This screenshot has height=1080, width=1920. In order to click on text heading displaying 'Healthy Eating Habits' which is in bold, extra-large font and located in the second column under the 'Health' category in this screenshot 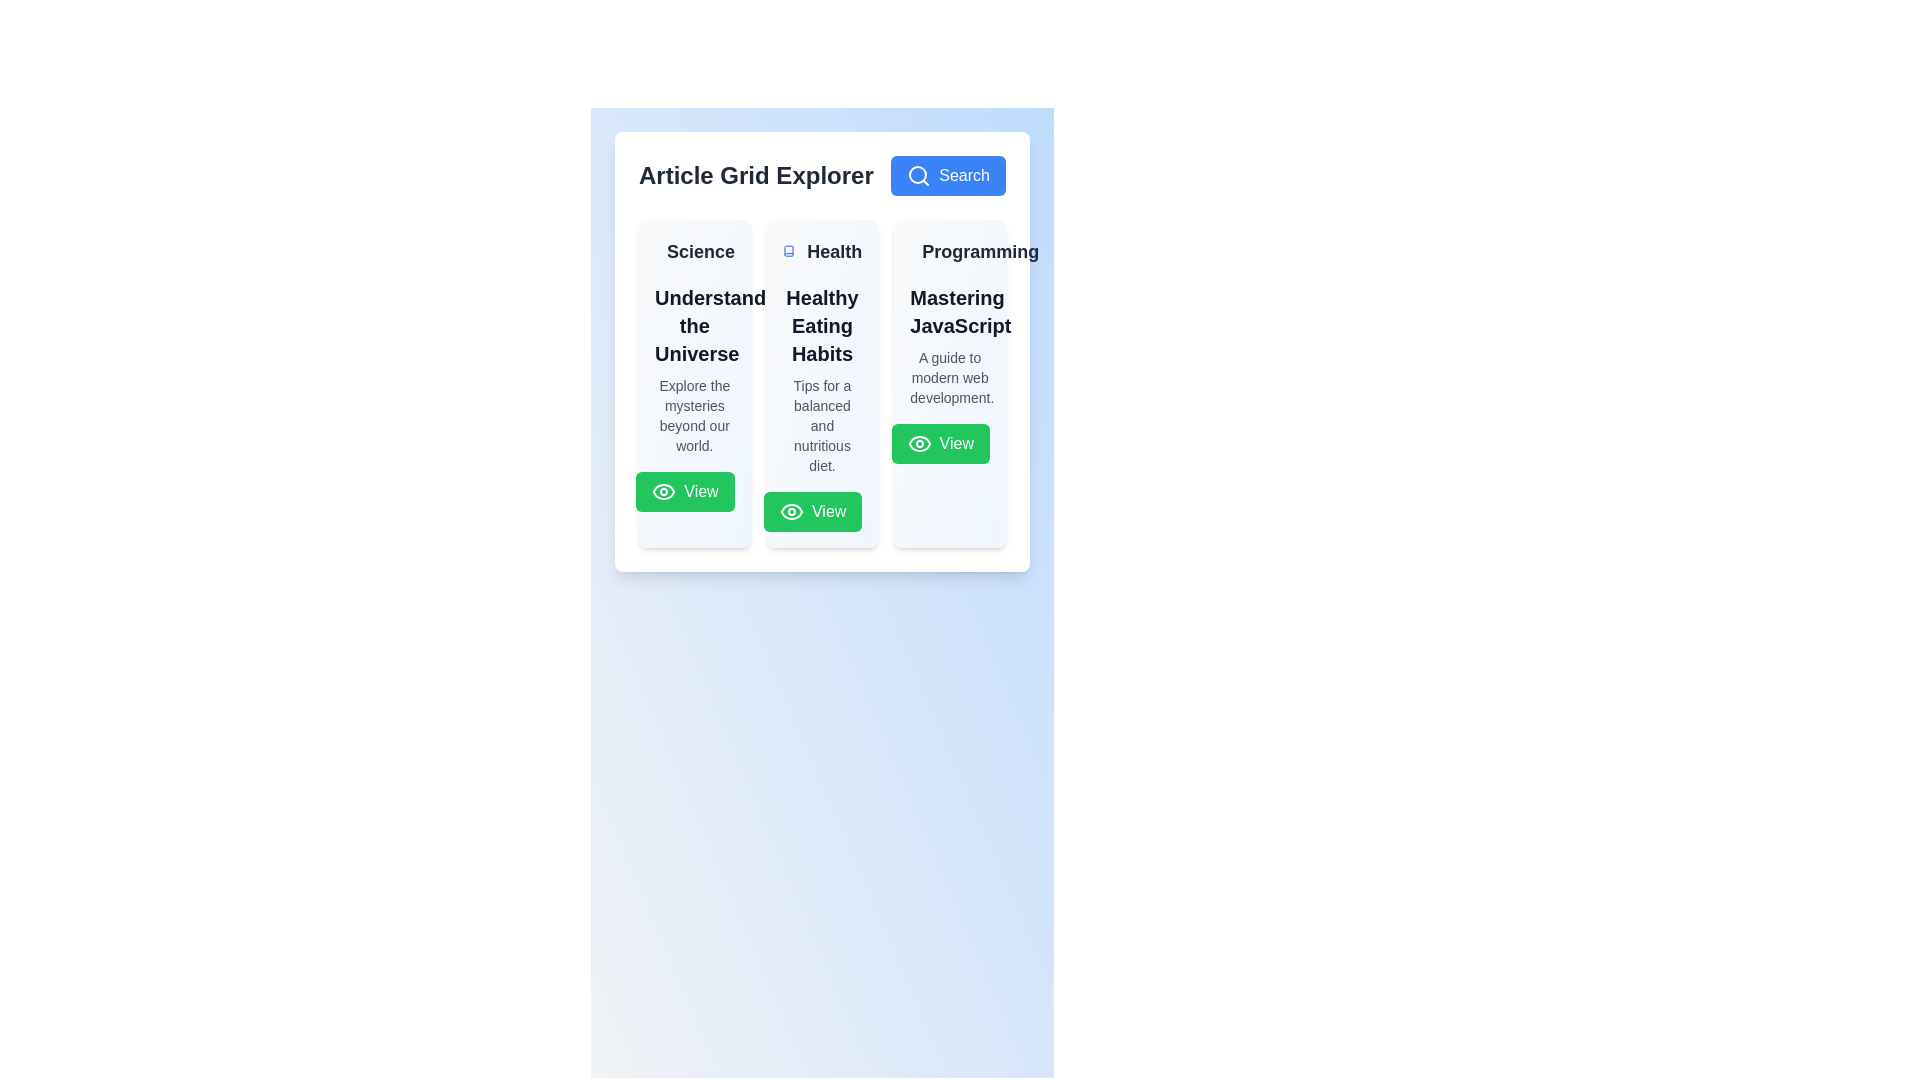, I will do `click(822, 325)`.